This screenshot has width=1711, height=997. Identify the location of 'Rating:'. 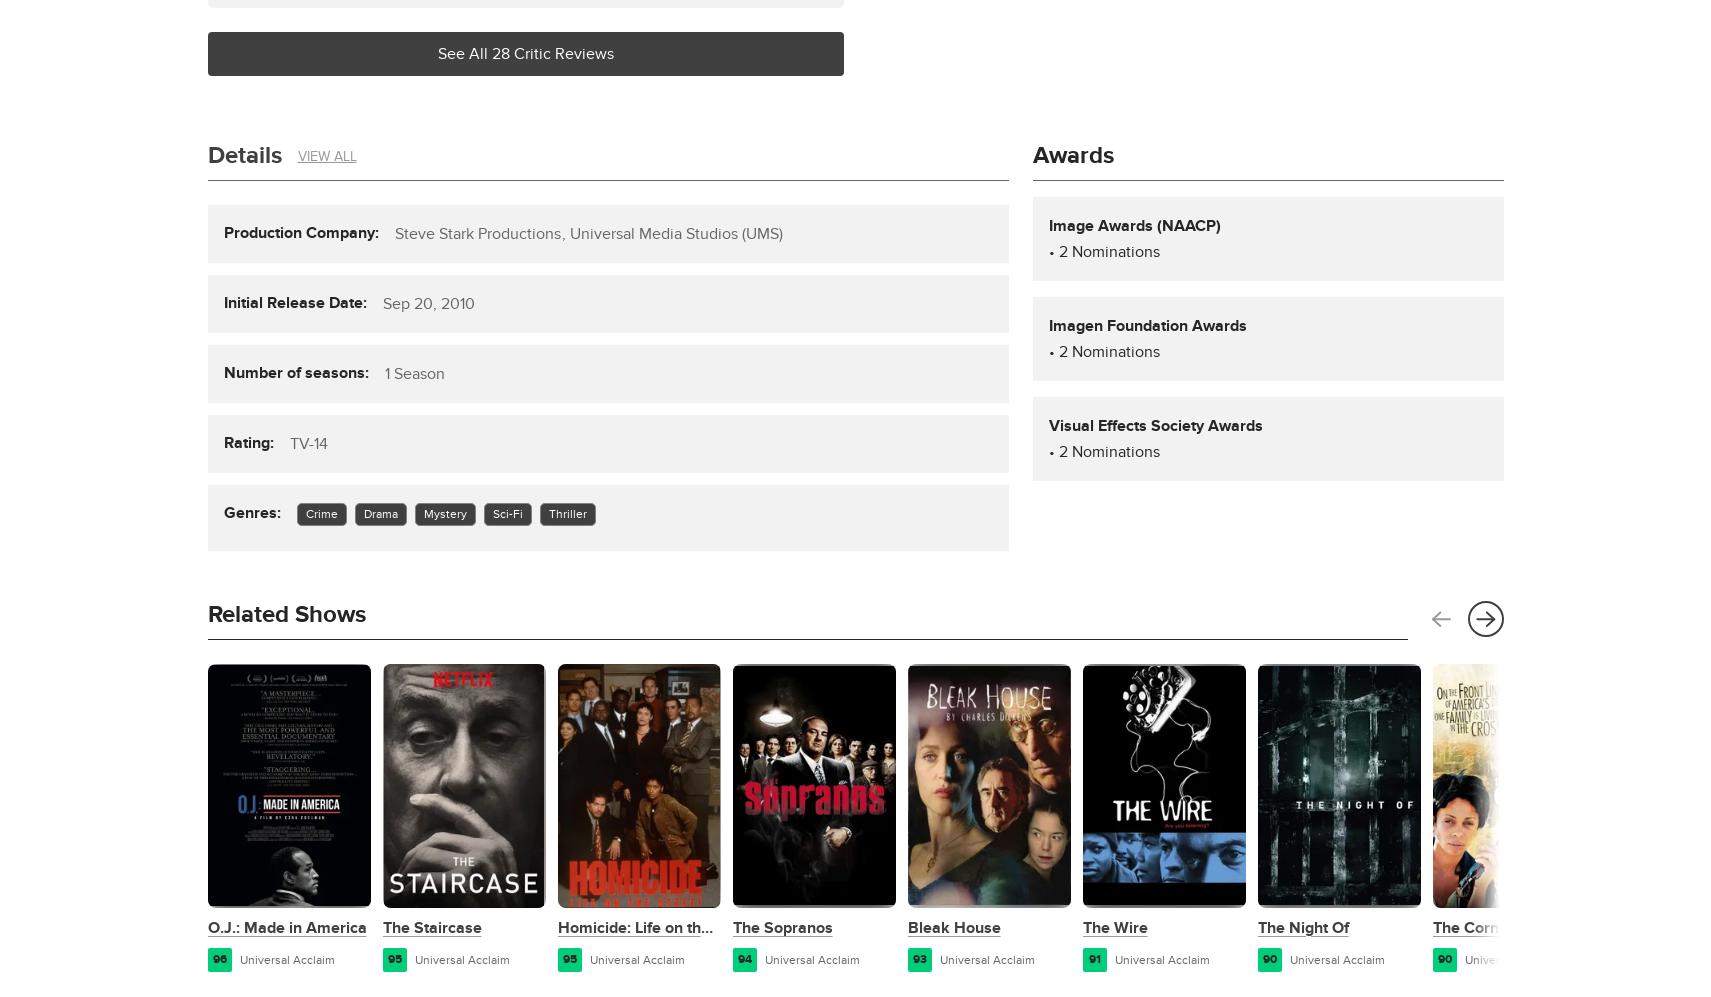
(221, 441).